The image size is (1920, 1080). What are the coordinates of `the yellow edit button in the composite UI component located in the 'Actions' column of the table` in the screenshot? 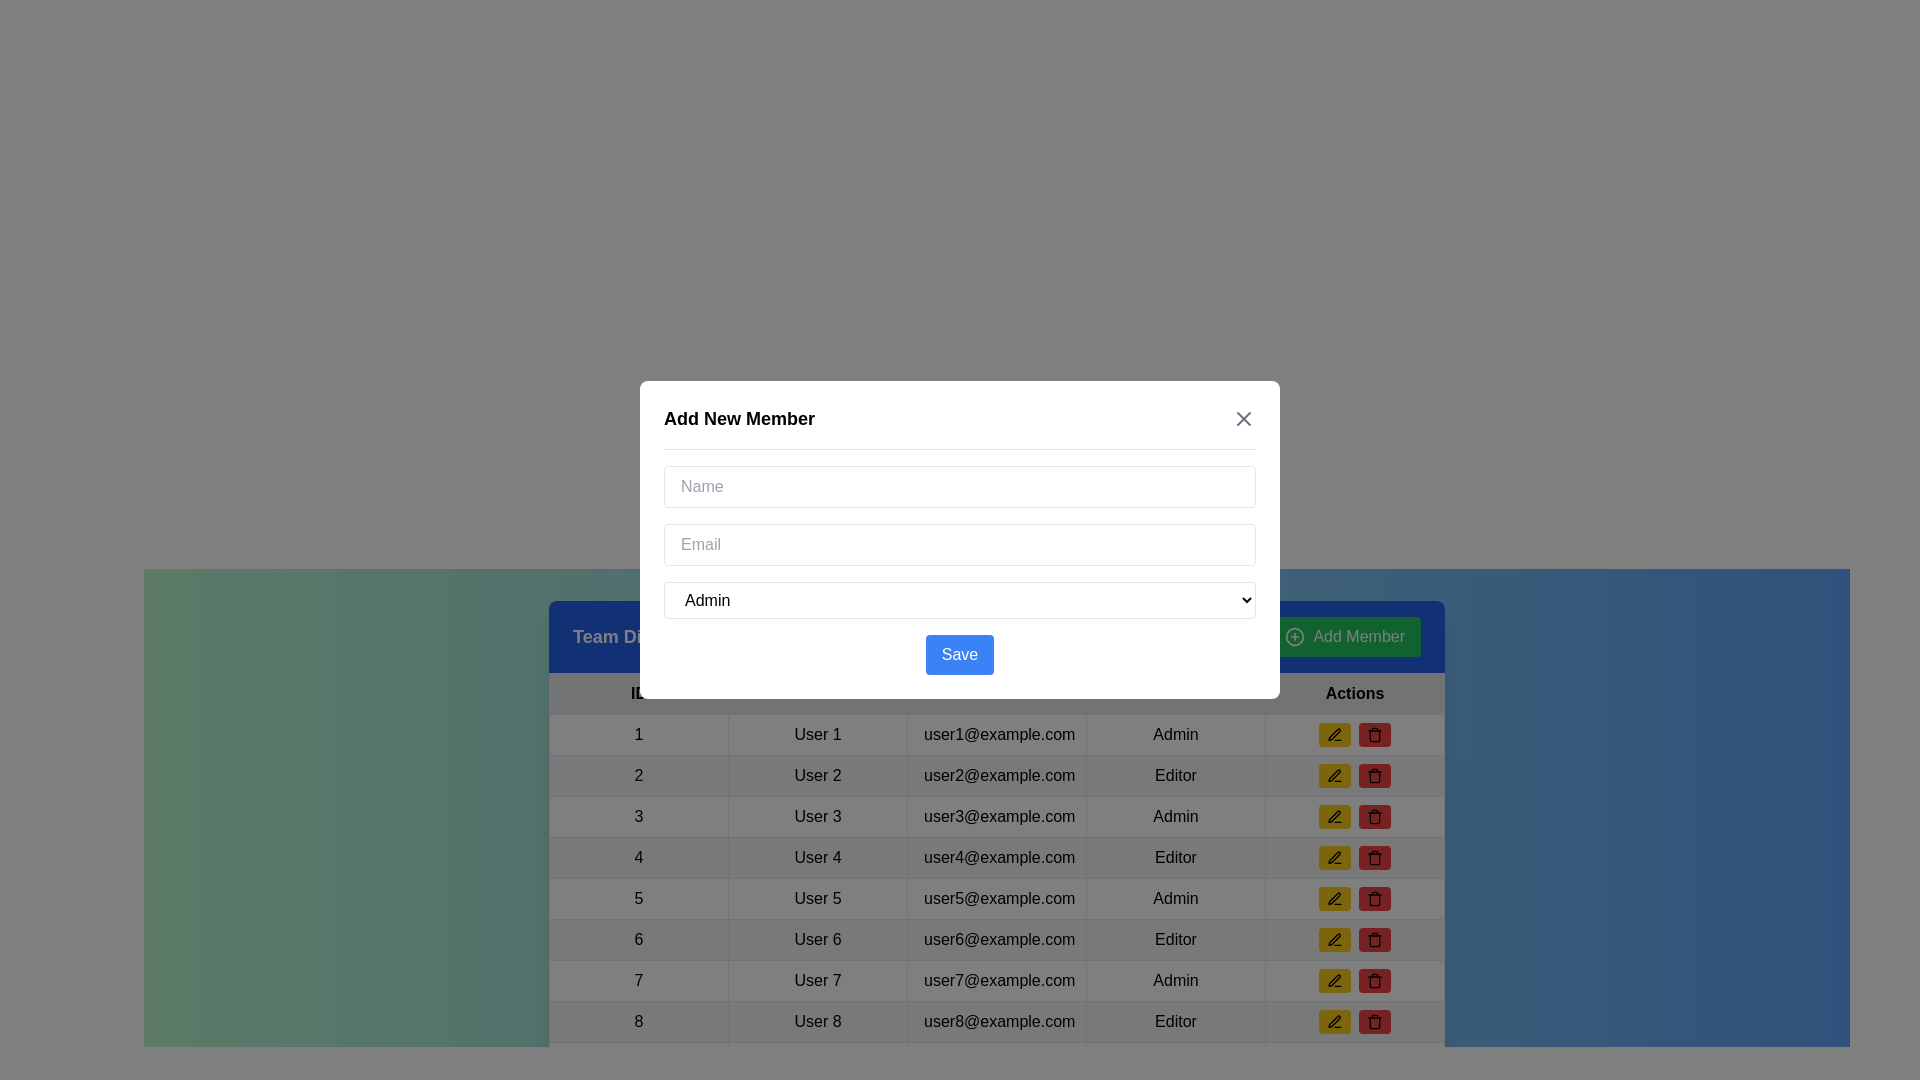 It's located at (1354, 735).